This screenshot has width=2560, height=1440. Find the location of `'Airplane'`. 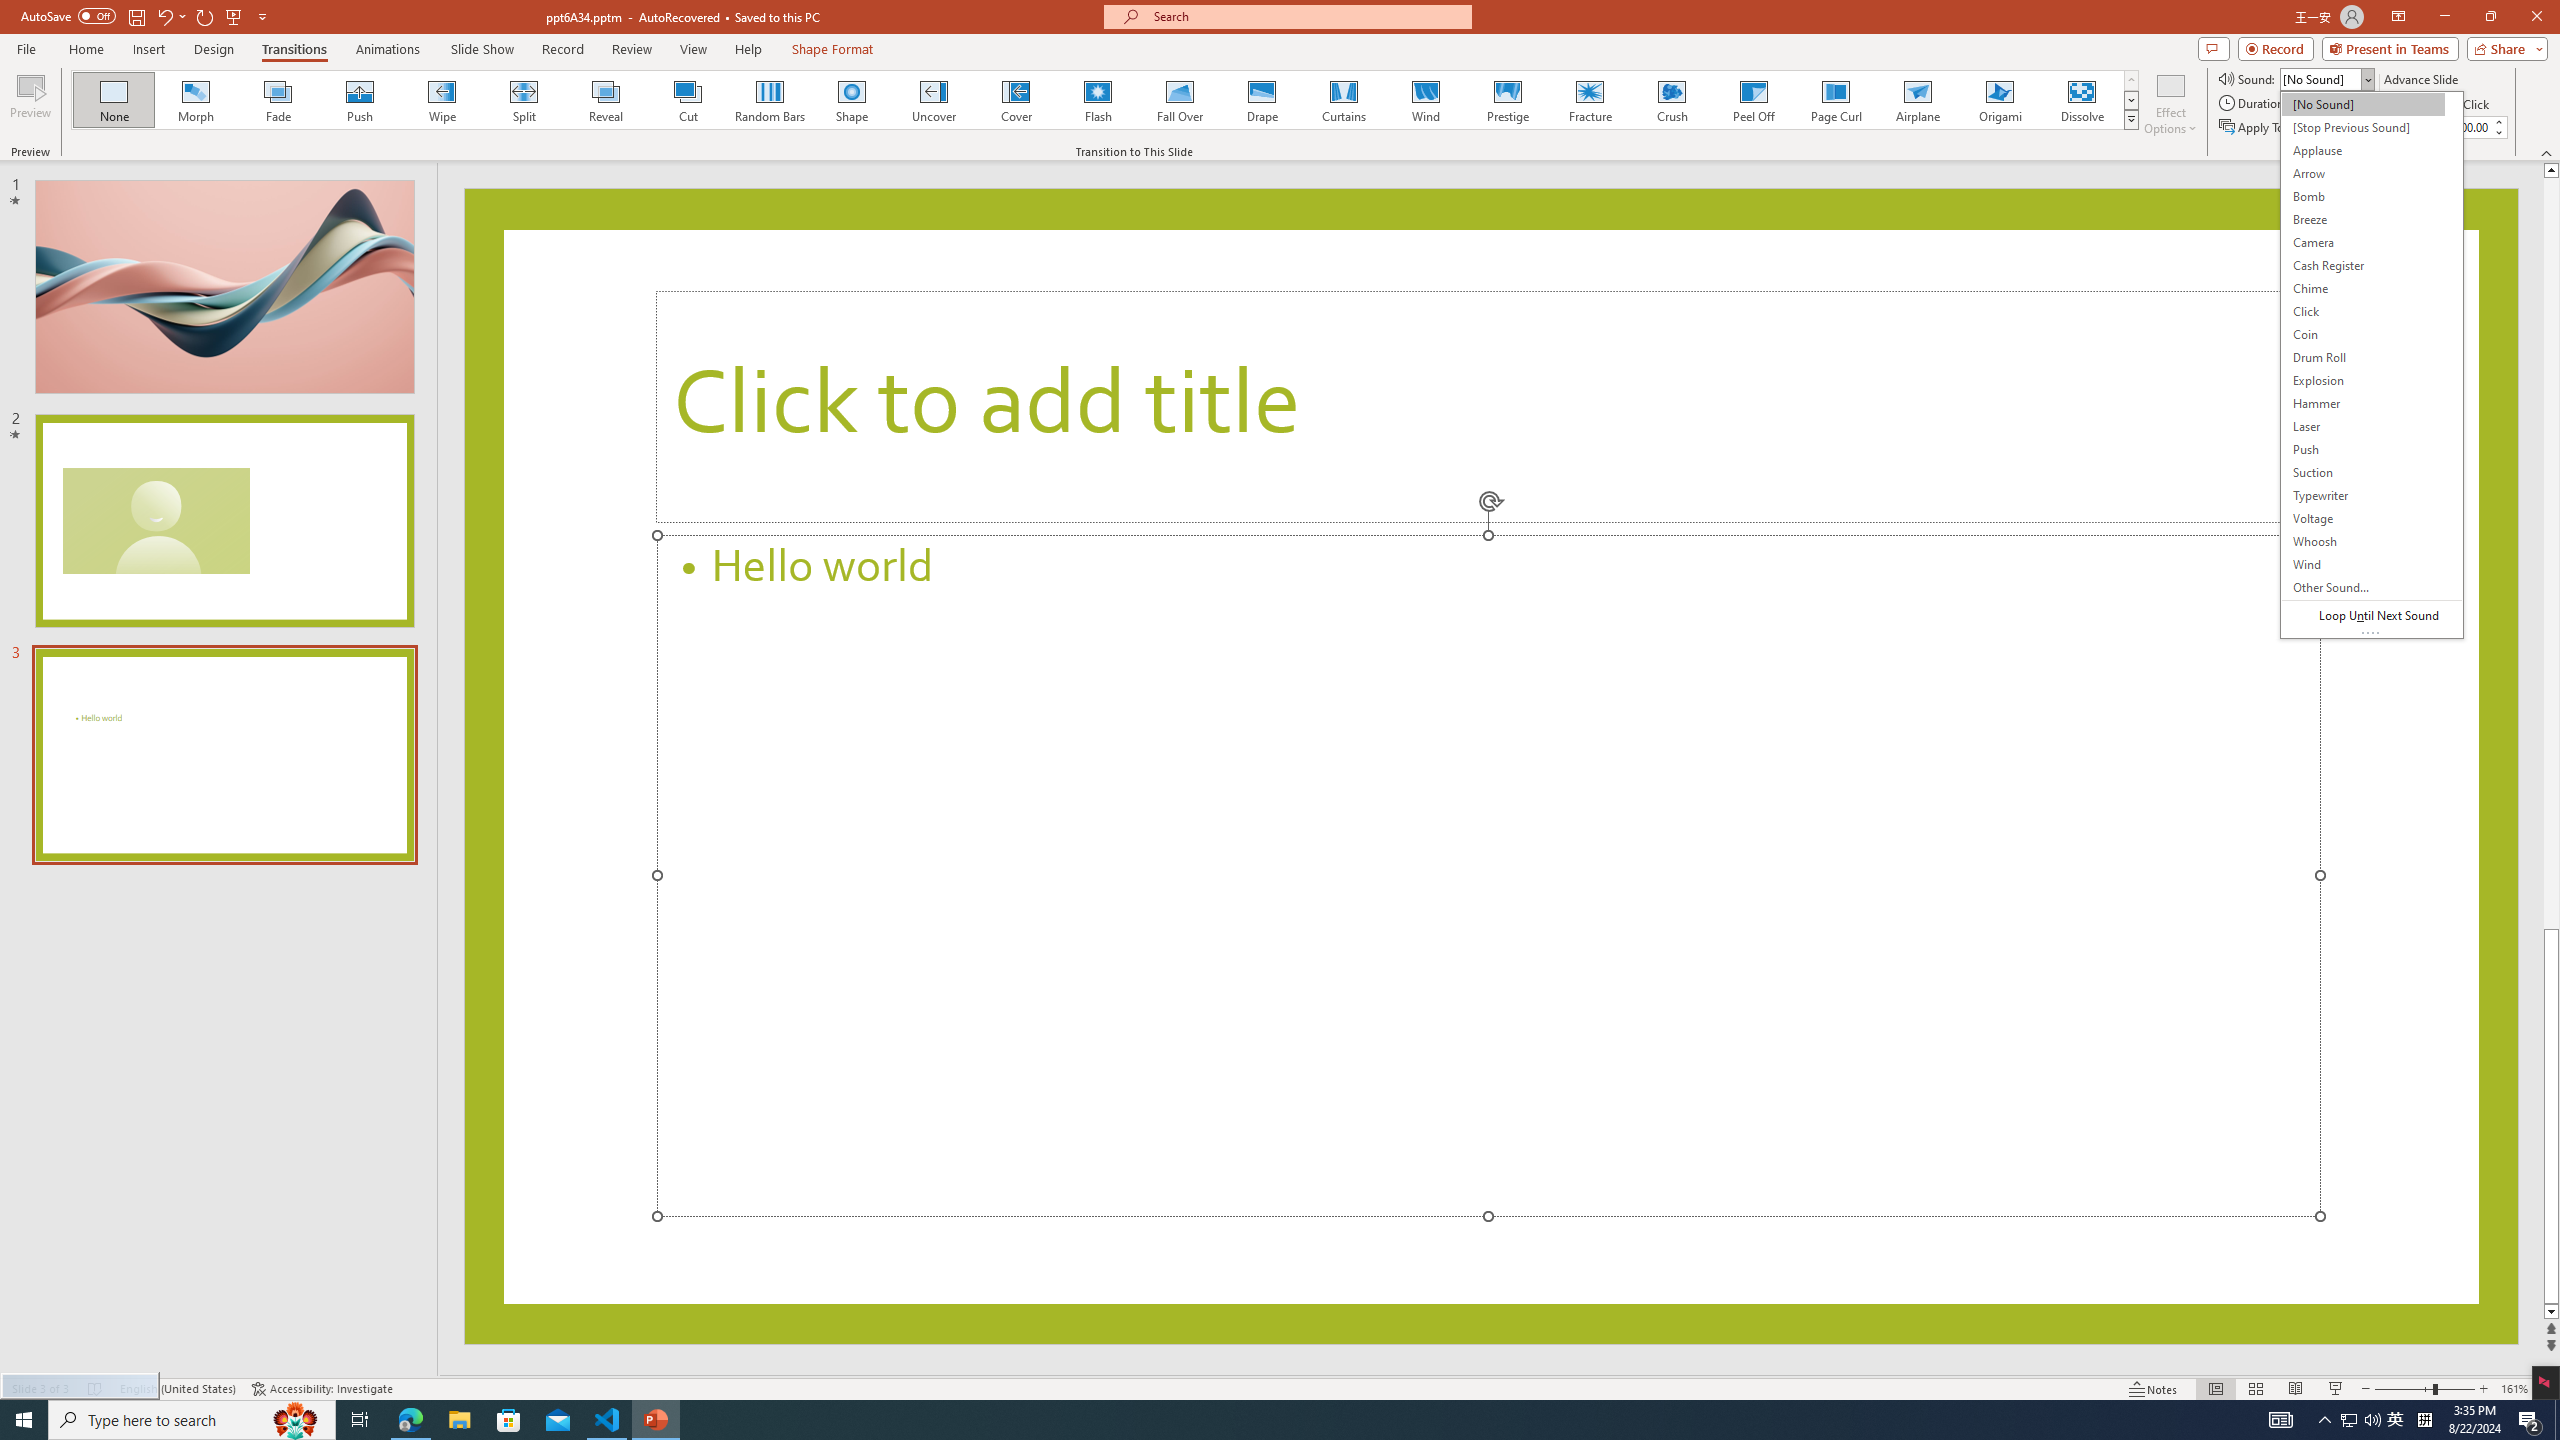

'Airplane' is located at coordinates (1916, 99).